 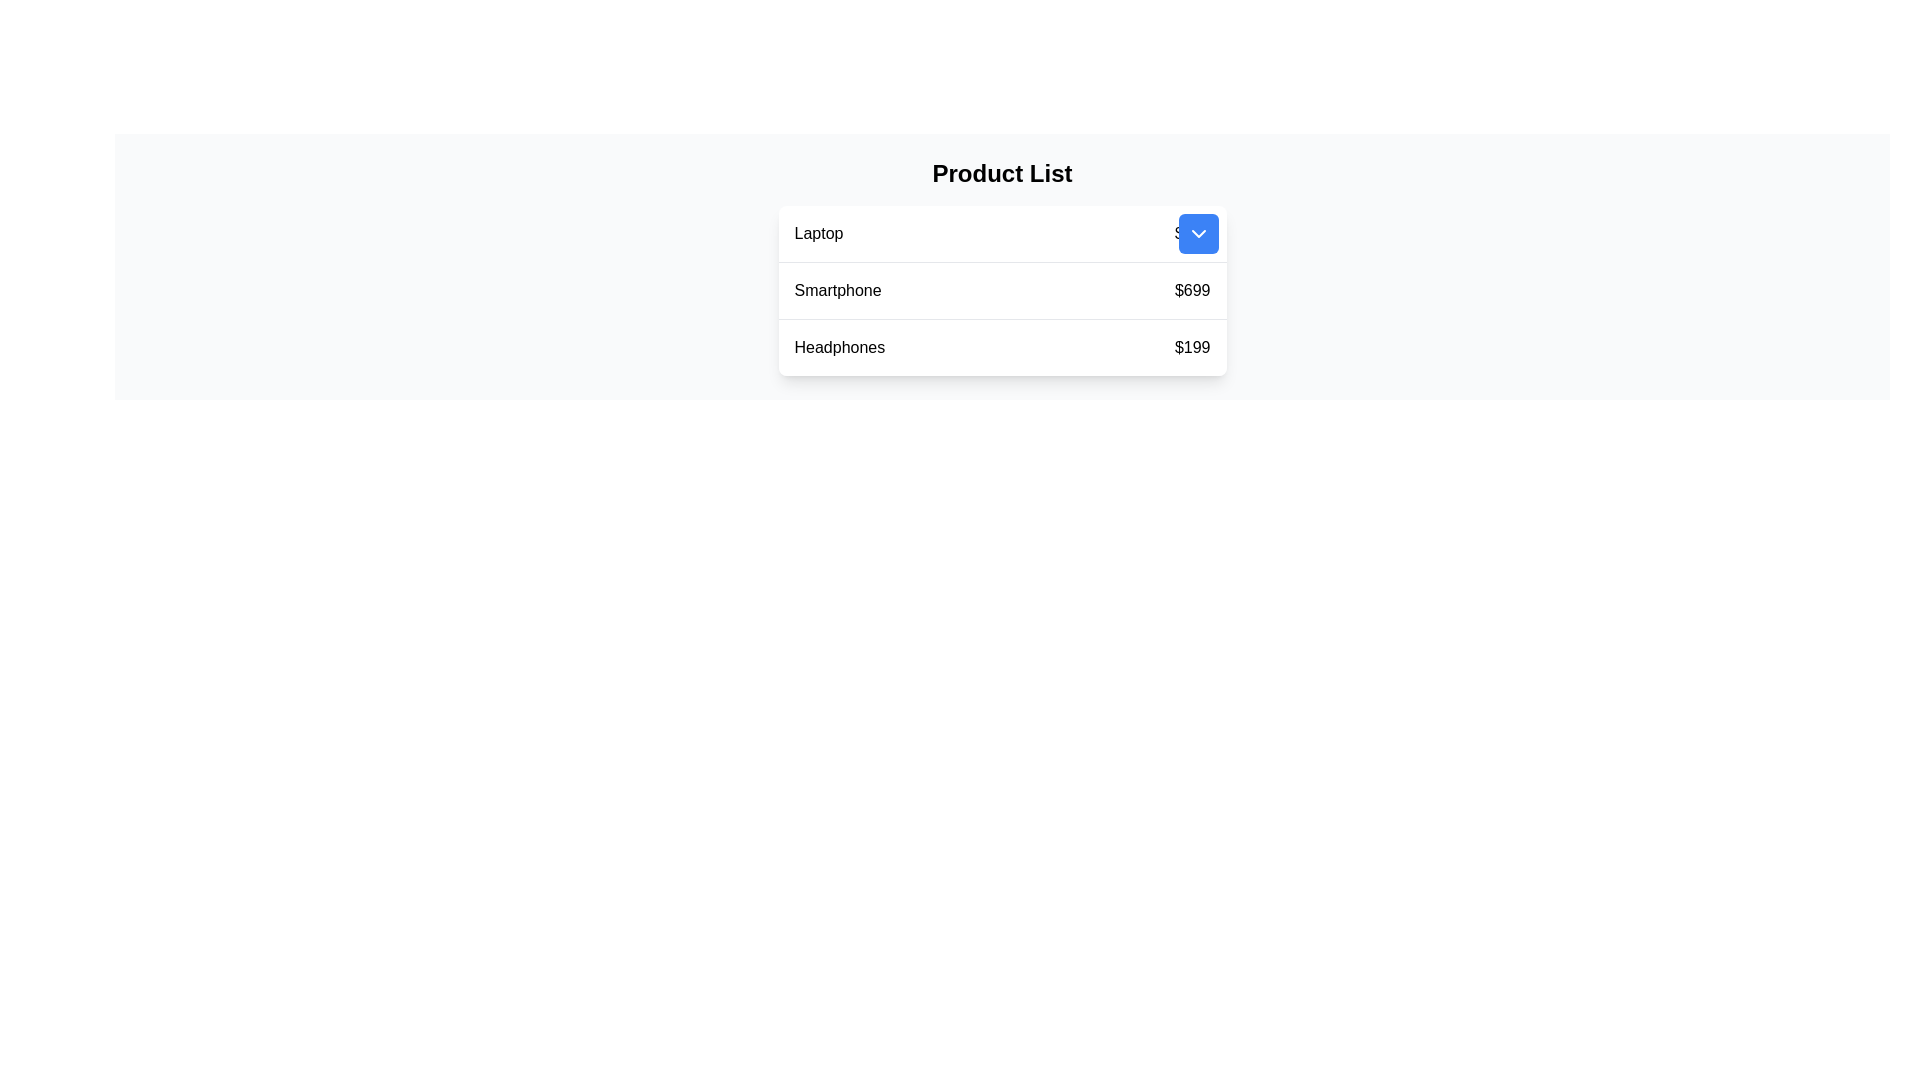 What do you see at coordinates (1198, 233) in the screenshot?
I see `the button located in the top-right corner of the 'Laptop' list item priced at '$999'` at bounding box center [1198, 233].